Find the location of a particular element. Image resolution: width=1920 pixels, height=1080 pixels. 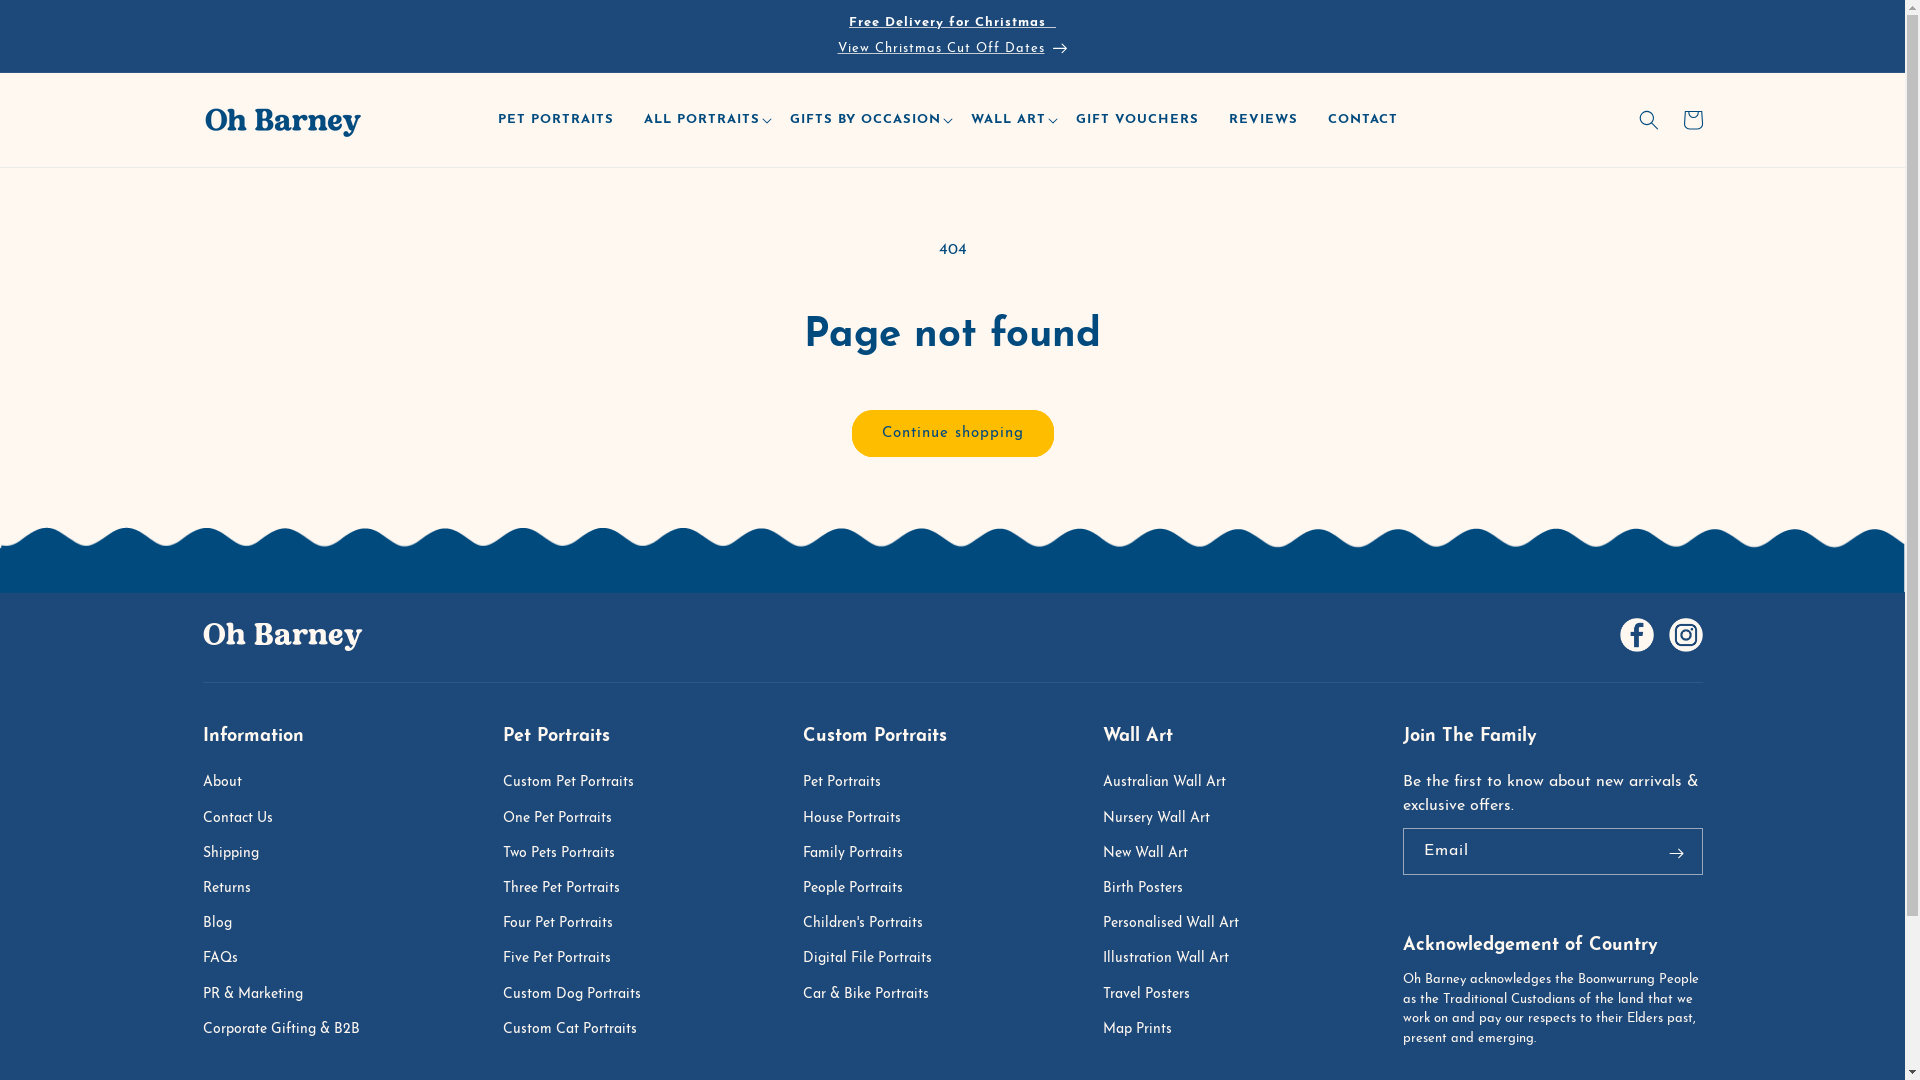

'Personalised Wall Art' is located at coordinates (1180, 923).